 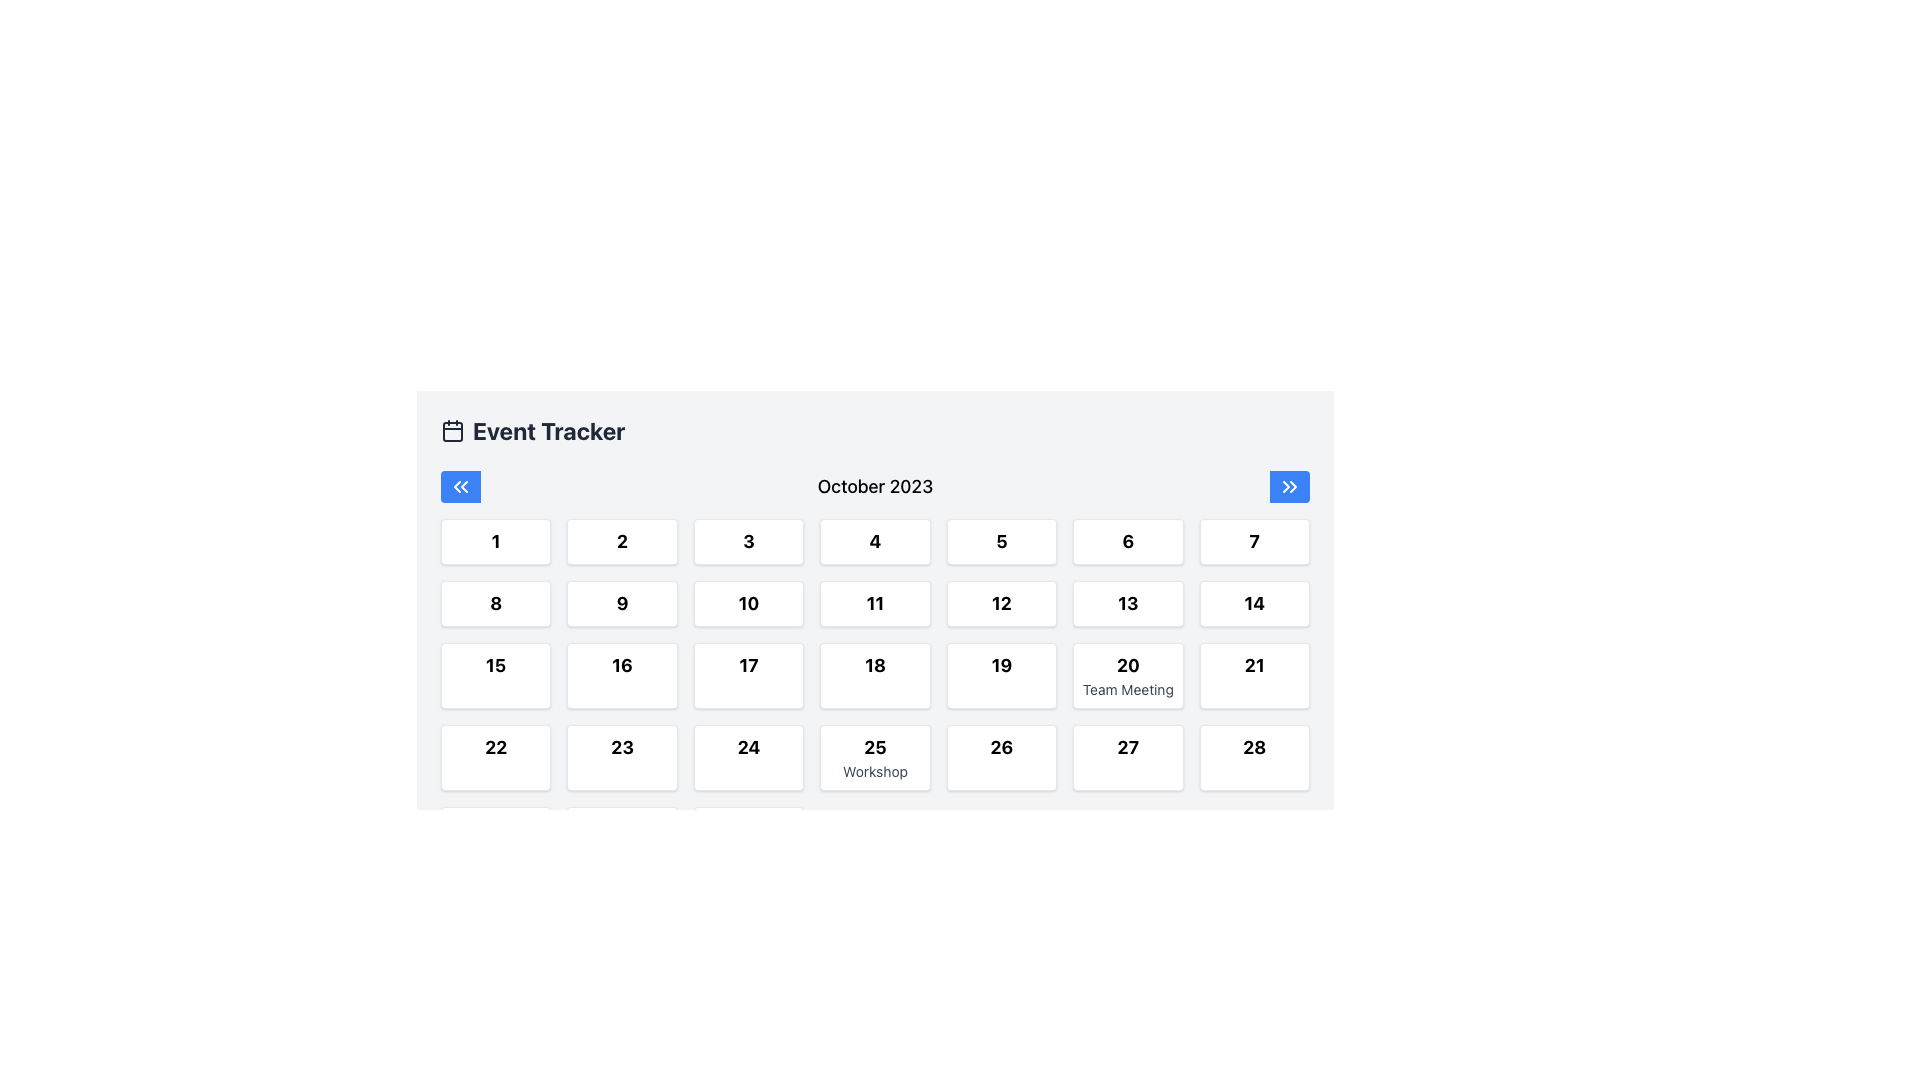 What do you see at coordinates (451, 431) in the screenshot?
I see `the calendar icon element in the SVG graphic that represents a calendar, located to the left of the 'Event Tracker' label` at bounding box center [451, 431].